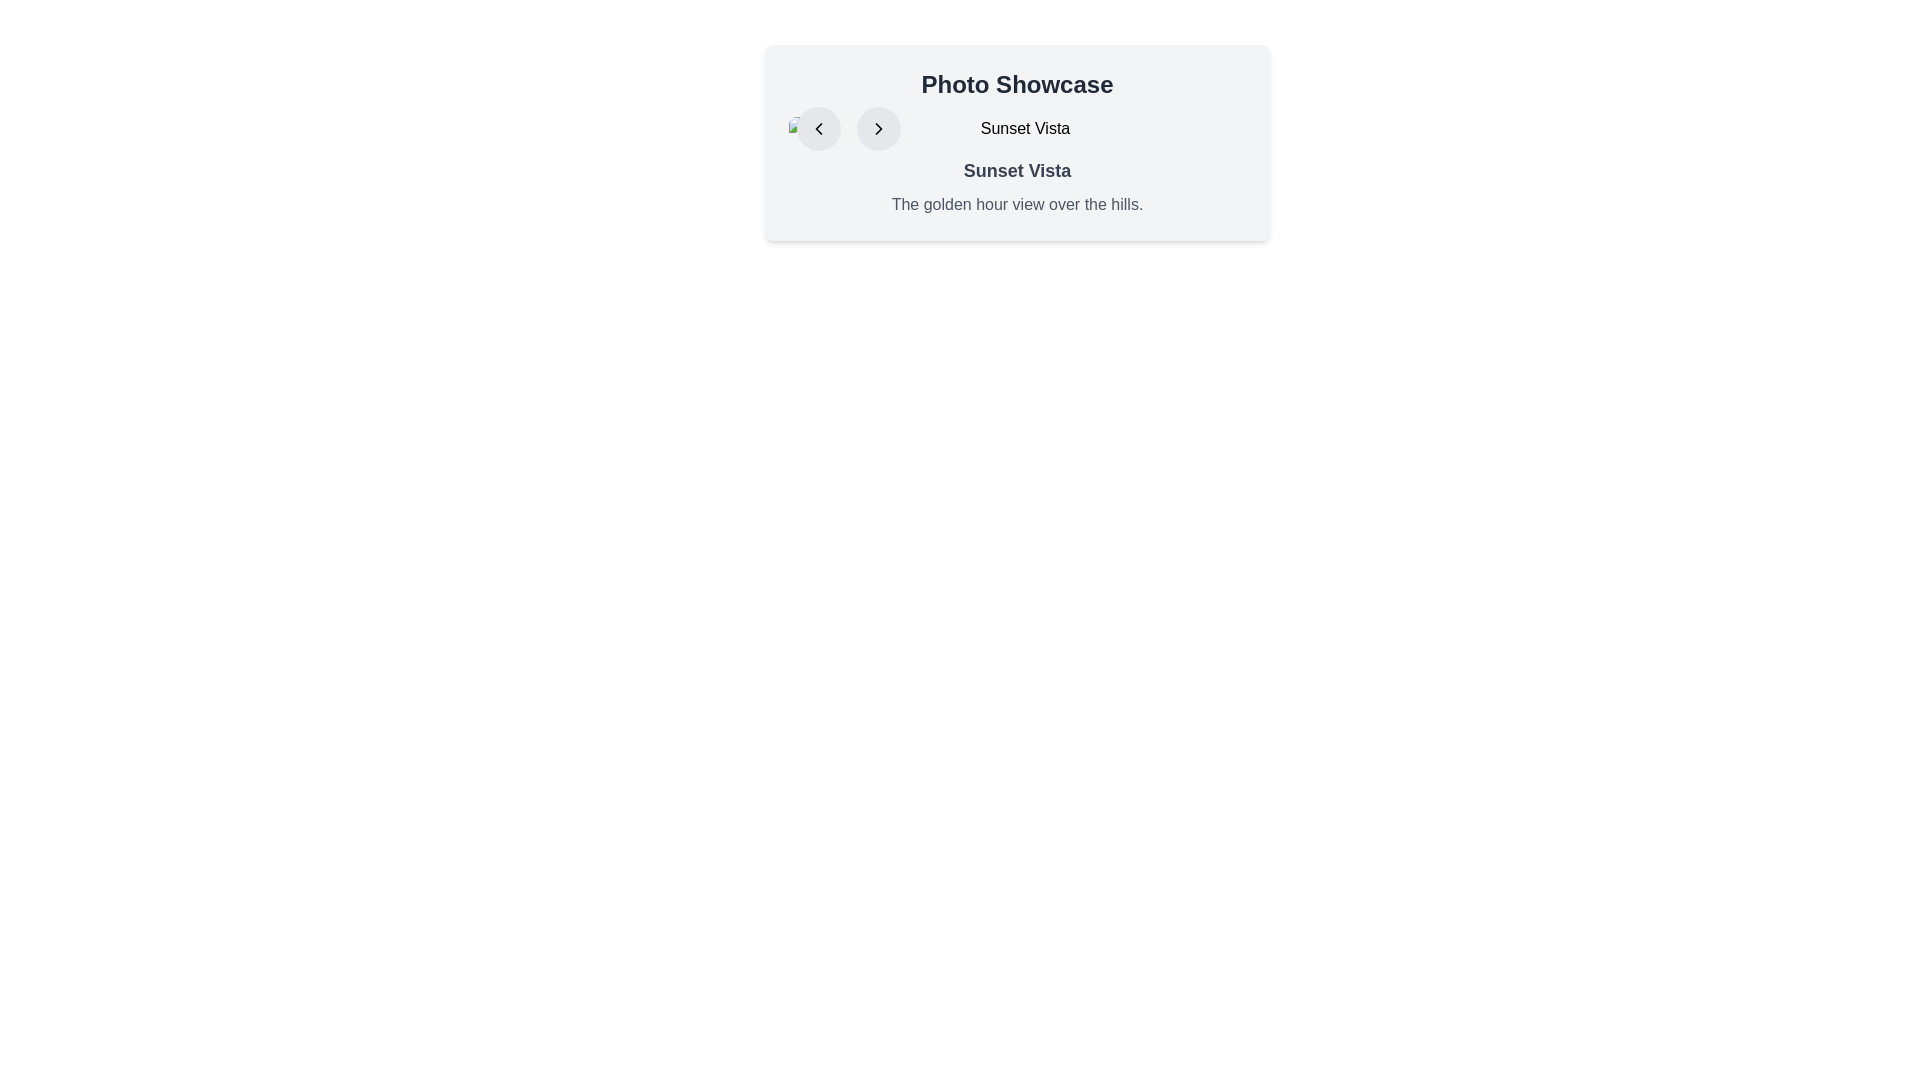 The width and height of the screenshot is (1920, 1080). What do you see at coordinates (878, 128) in the screenshot?
I see `the round, light-gray button featuring a chevron-right arrow icon located on the right side of the navigation icons in the 'Photo Showcase' section` at bounding box center [878, 128].